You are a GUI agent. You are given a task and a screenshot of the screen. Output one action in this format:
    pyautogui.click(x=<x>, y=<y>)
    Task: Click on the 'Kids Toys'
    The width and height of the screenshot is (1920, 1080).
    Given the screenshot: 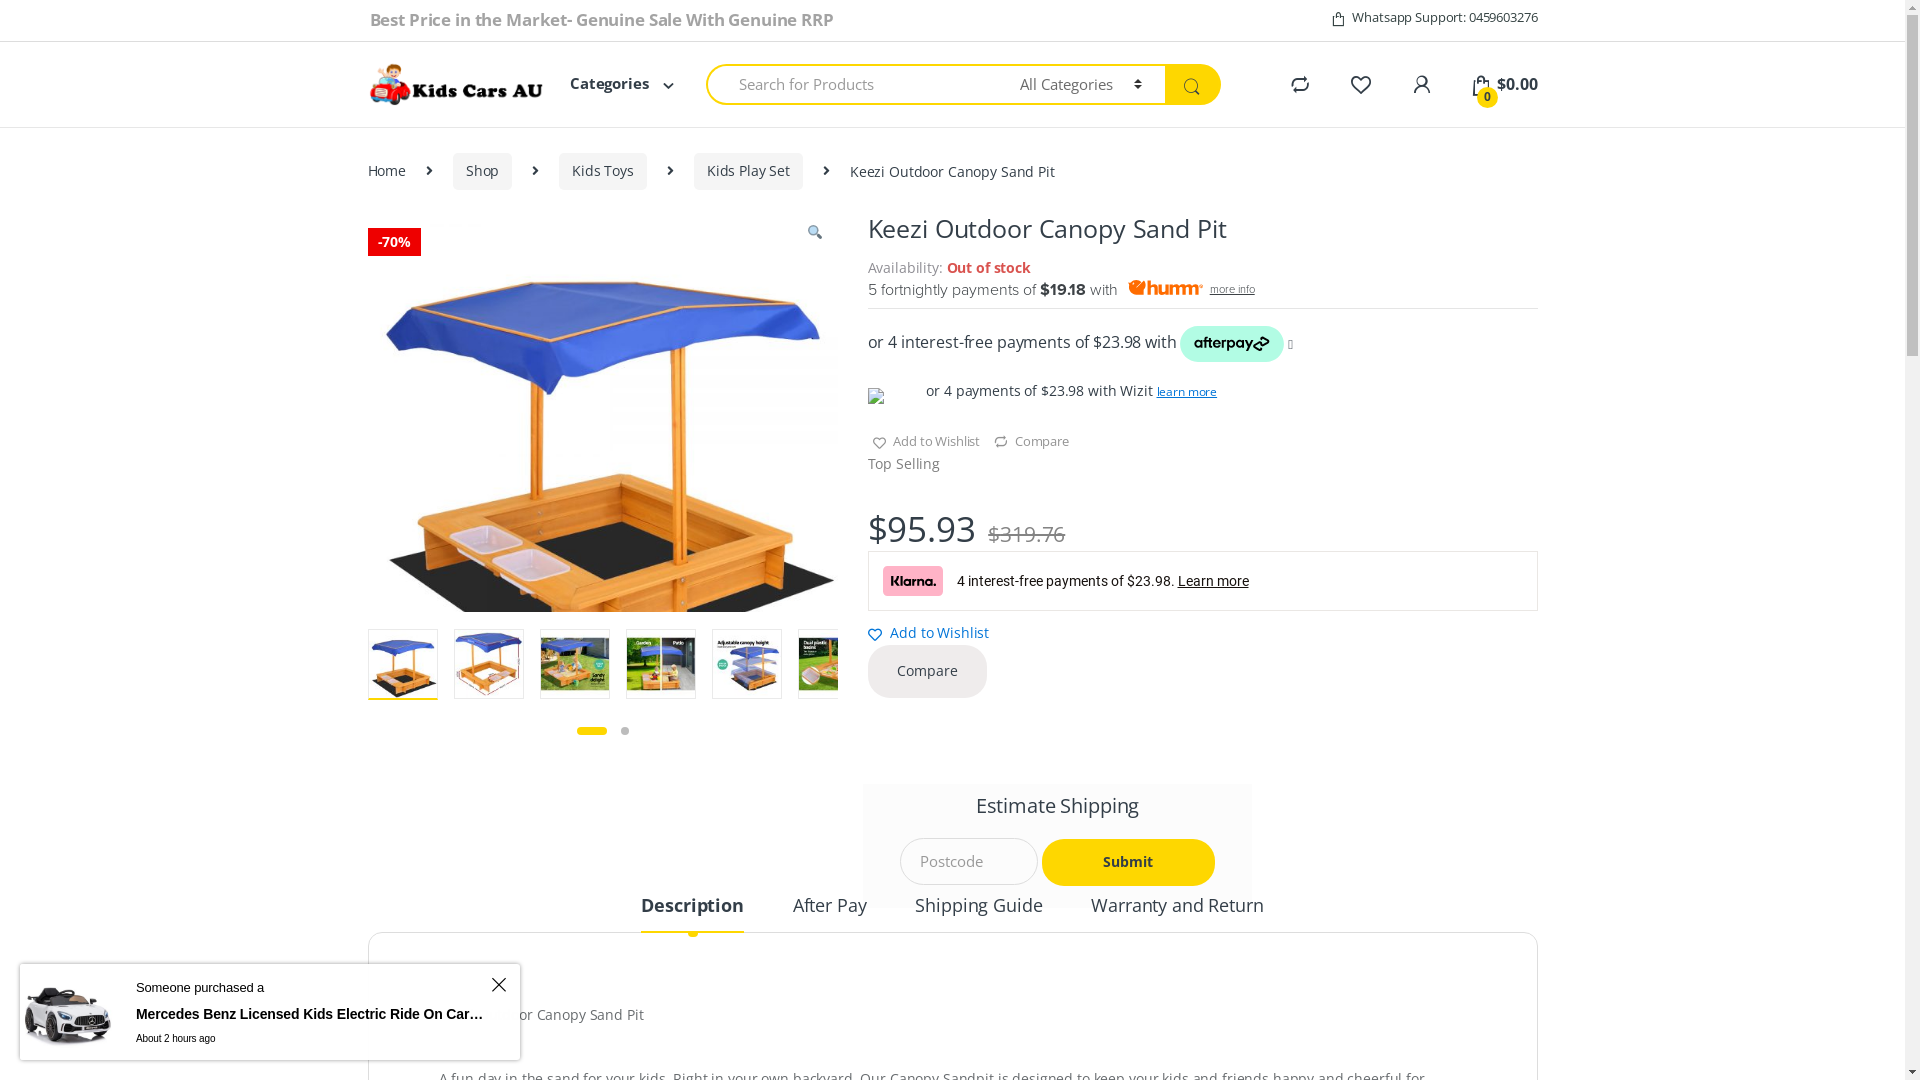 What is the action you would take?
    pyautogui.click(x=602, y=170)
    